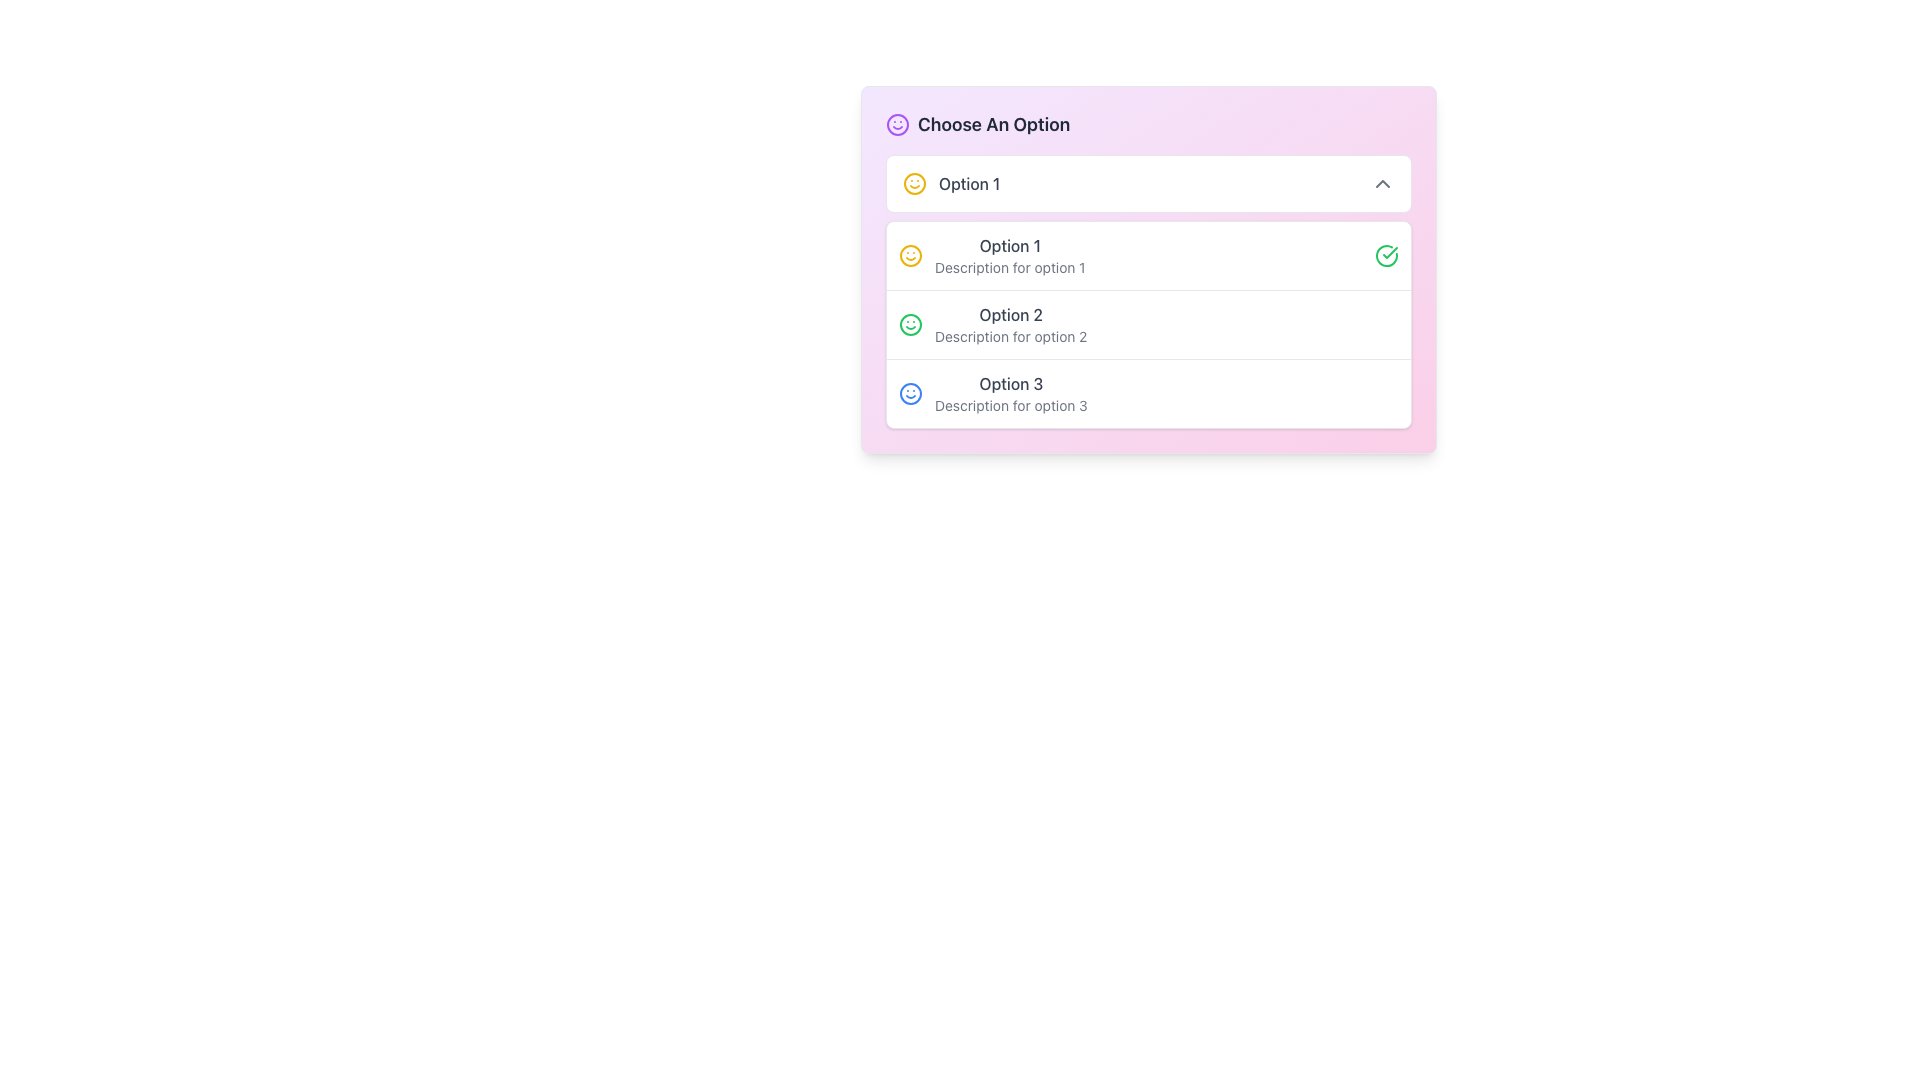 This screenshot has height=1080, width=1920. Describe the element at coordinates (993, 393) in the screenshot. I see `the List Item element that features a smiley icon, bold text 'Option 3', and a description 'Description for option 3'` at that location.